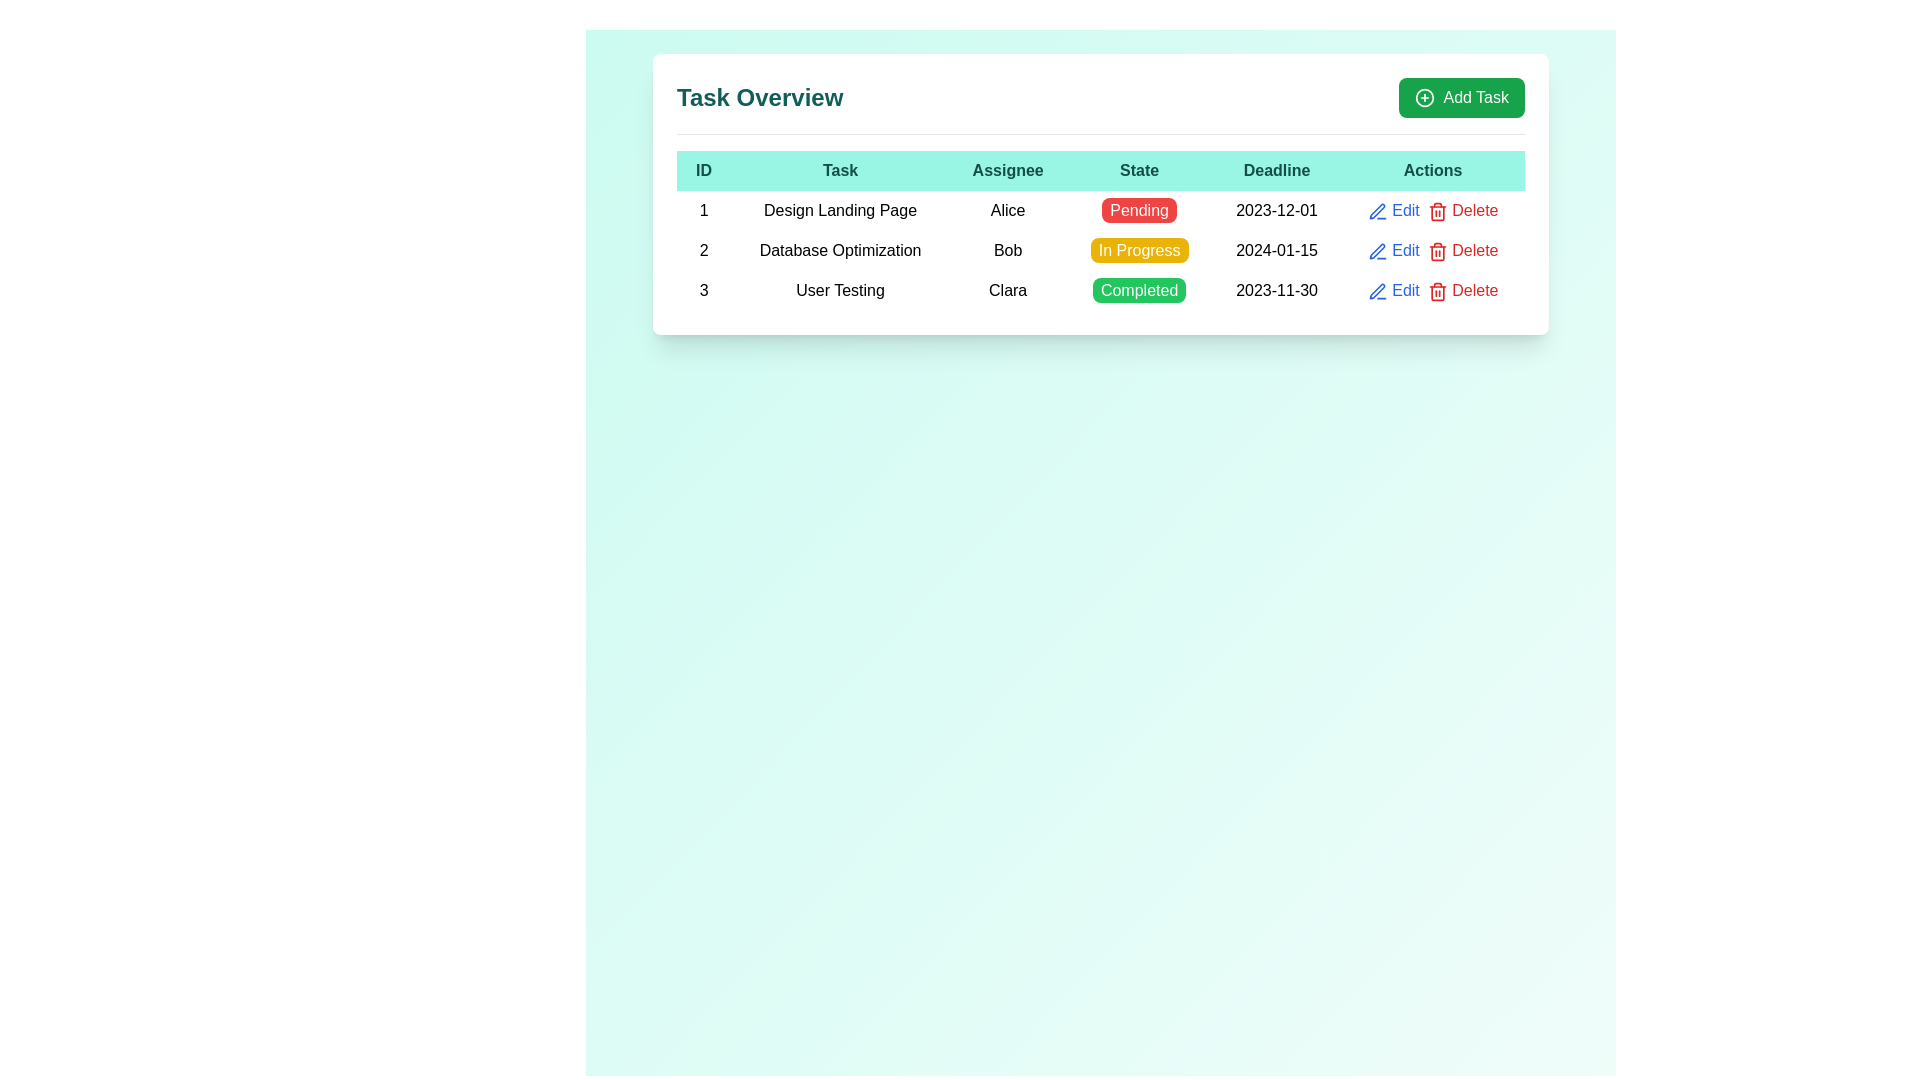  What do you see at coordinates (1463, 249) in the screenshot?
I see `the 'Delete' button or link located` at bounding box center [1463, 249].